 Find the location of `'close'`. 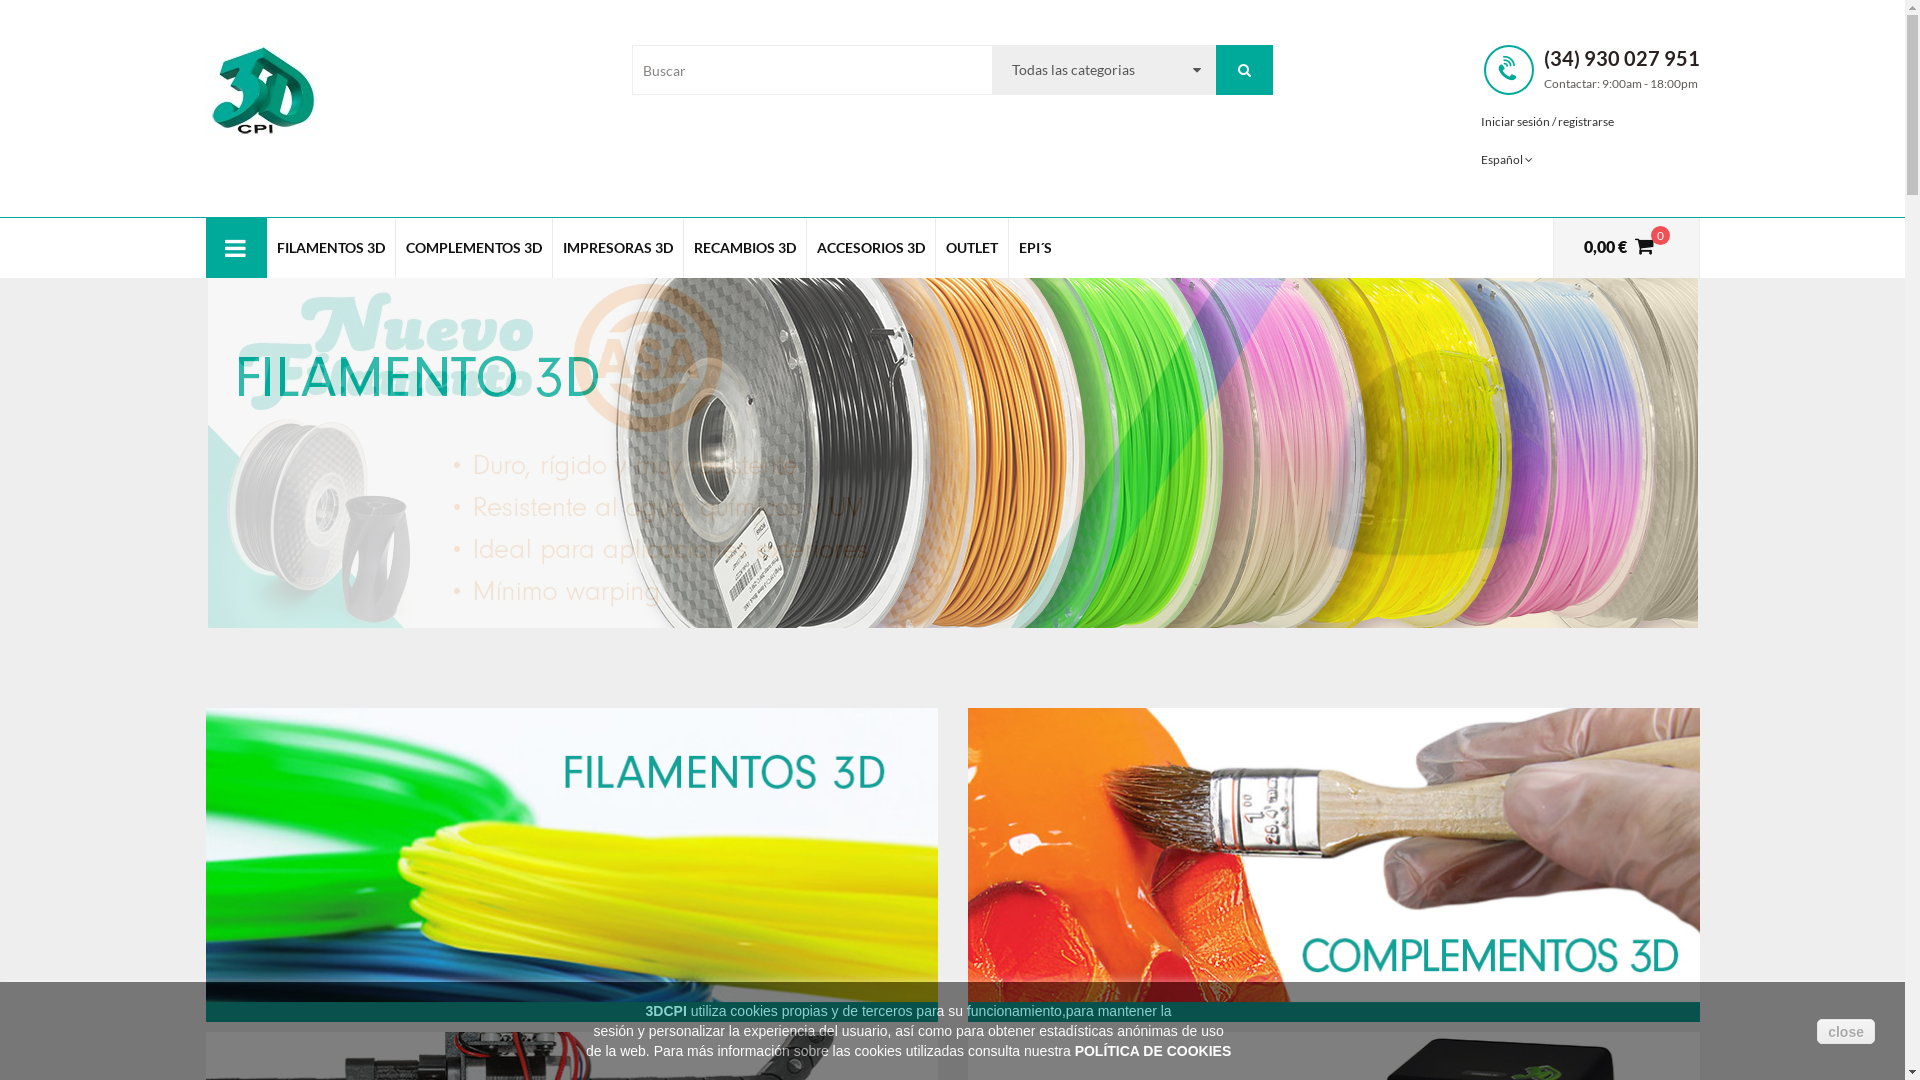

'close' is located at coordinates (1845, 1030).